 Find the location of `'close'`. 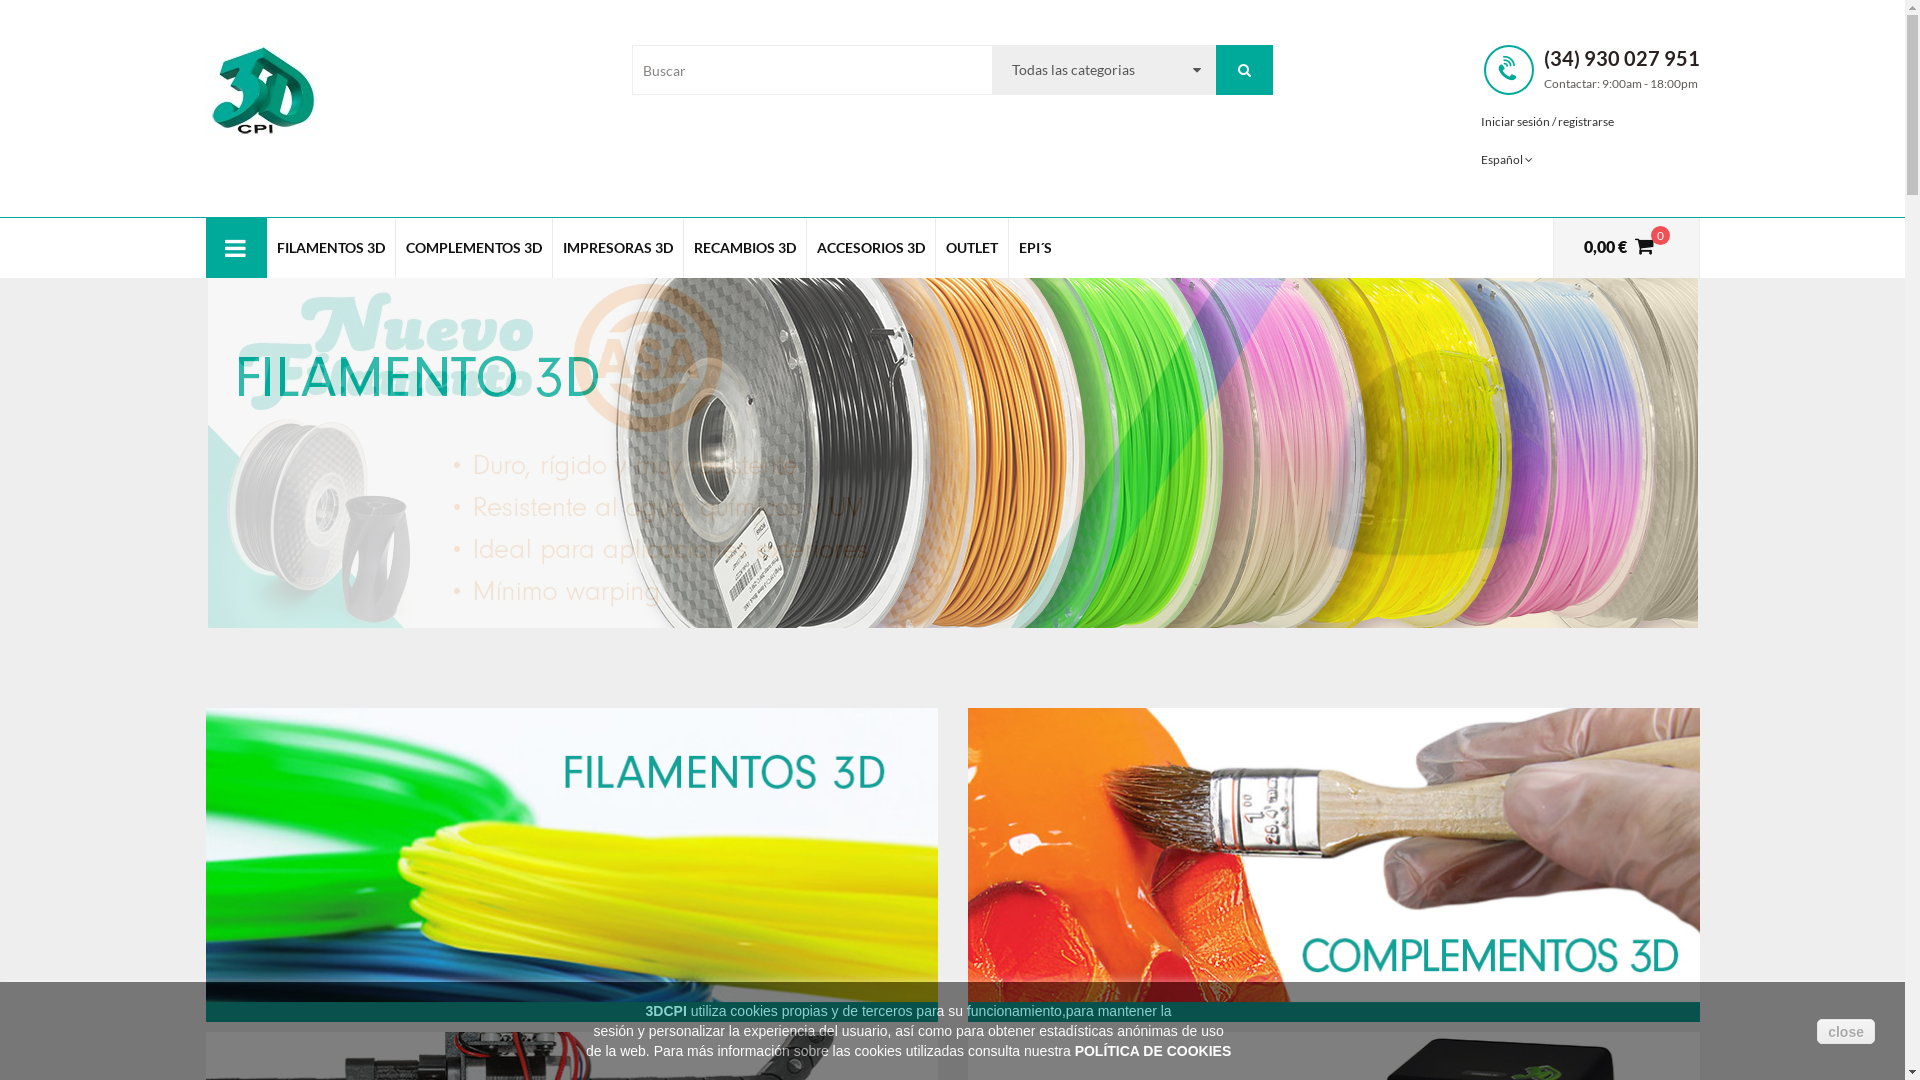

'close' is located at coordinates (1845, 1030).